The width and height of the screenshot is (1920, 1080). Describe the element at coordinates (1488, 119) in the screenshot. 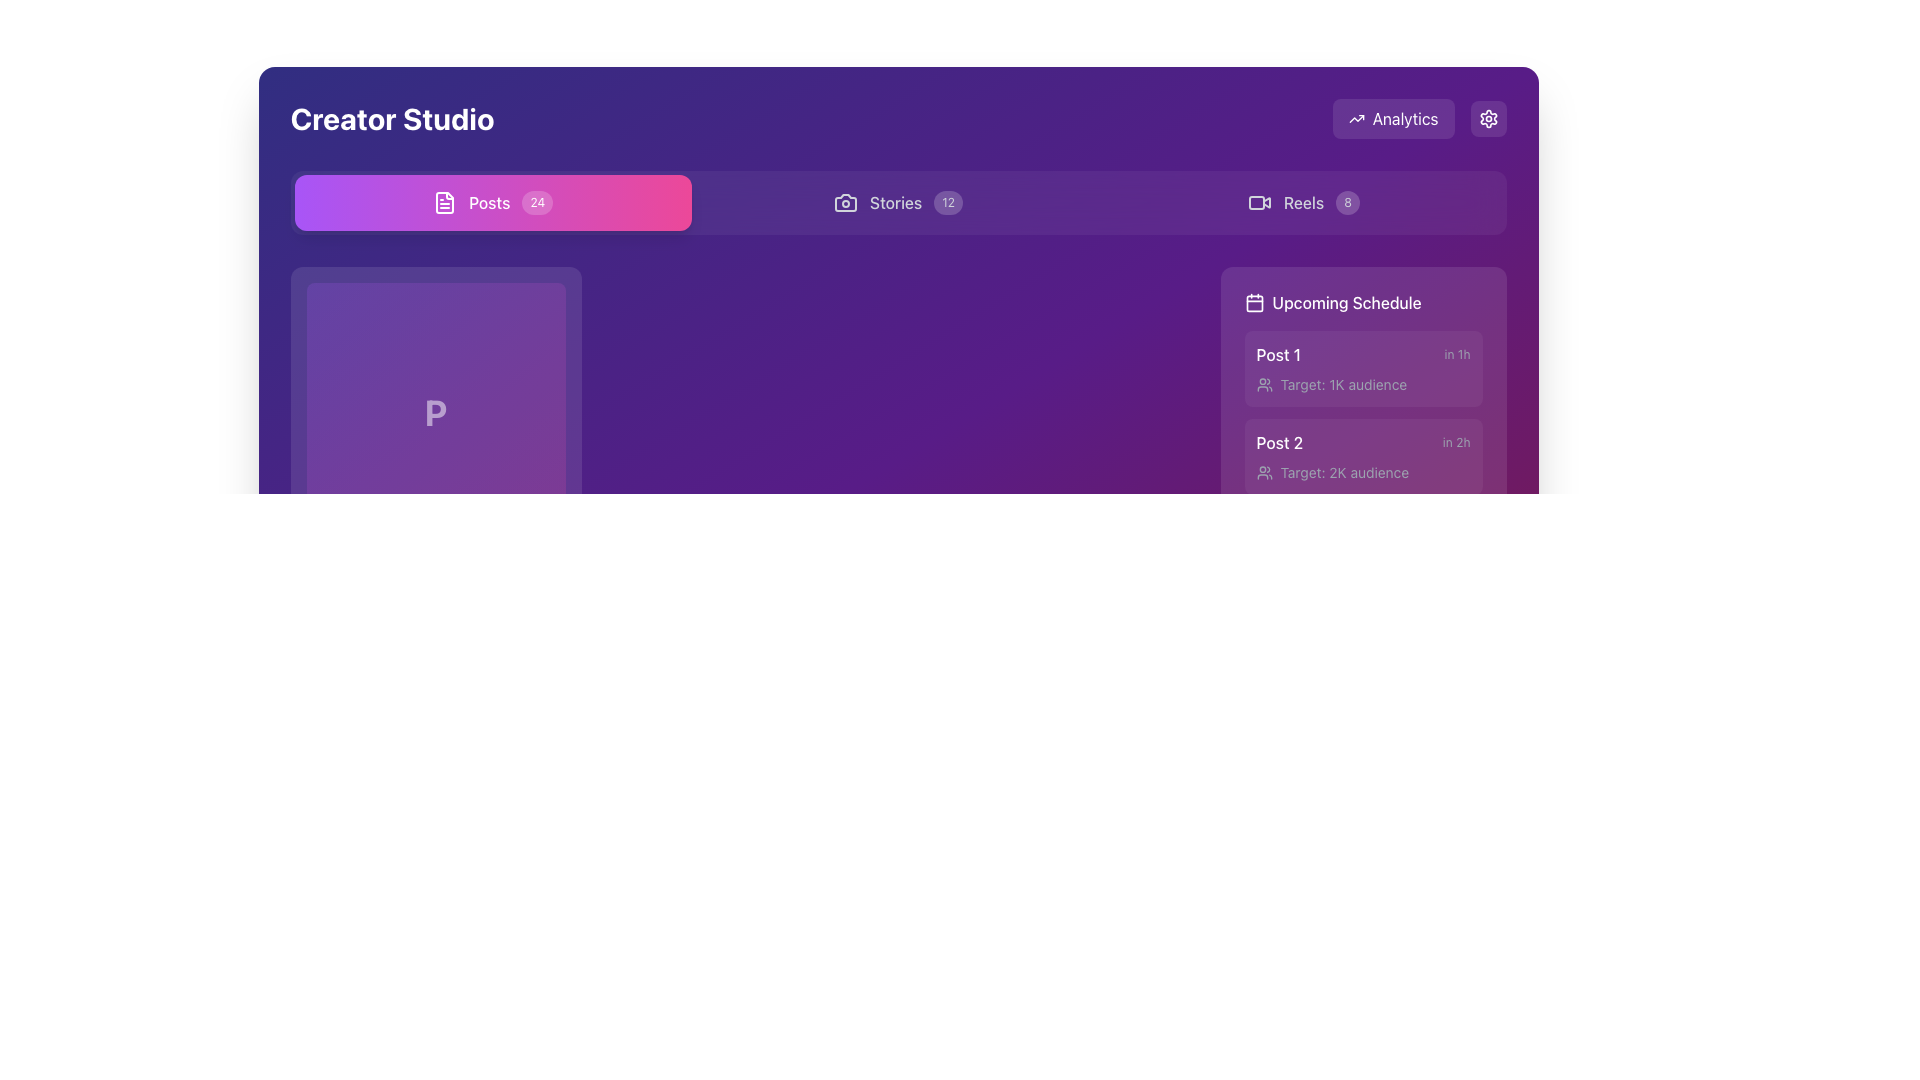

I see `the gear icon button located in the upper-right corner of the header to observe the background color change` at that location.